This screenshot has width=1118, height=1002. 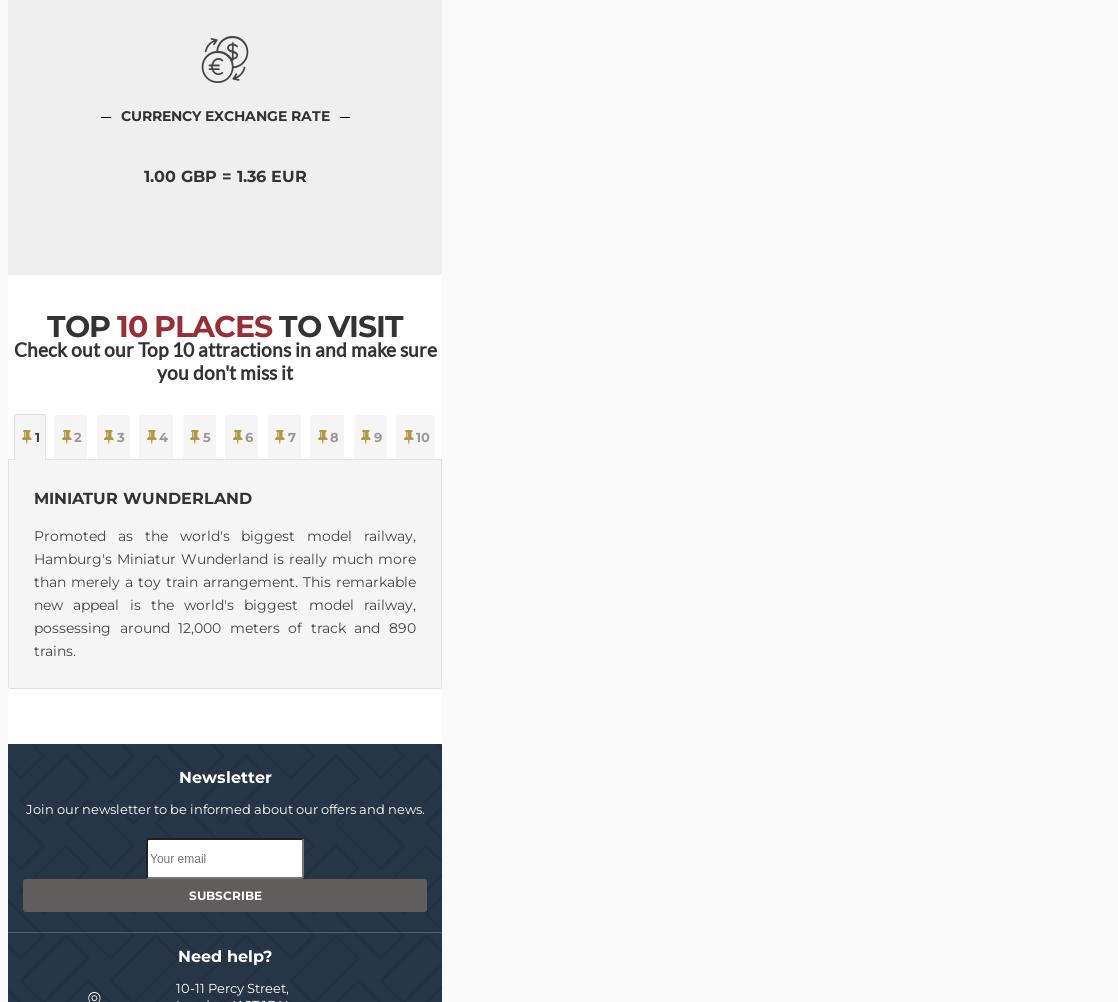 I want to click on '2', so click(x=78, y=434).